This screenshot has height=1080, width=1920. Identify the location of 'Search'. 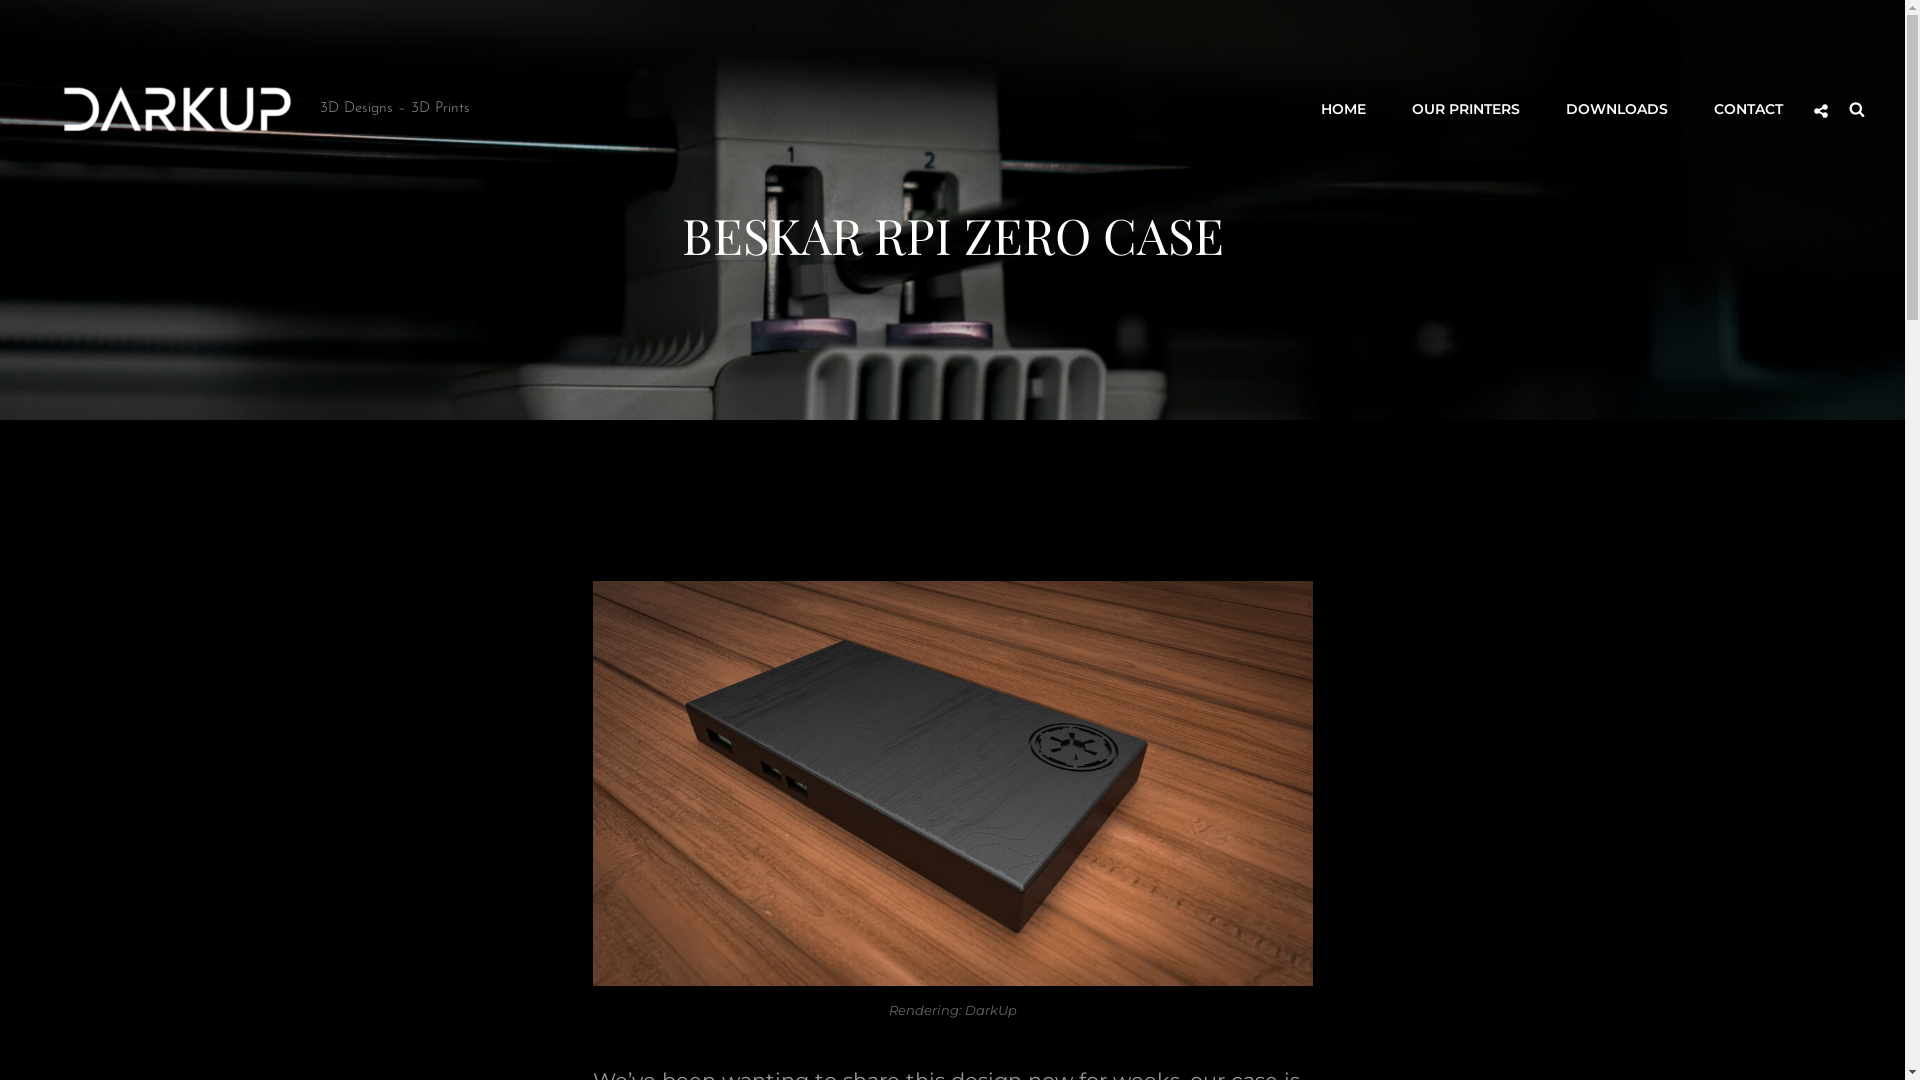
(1856, 108).